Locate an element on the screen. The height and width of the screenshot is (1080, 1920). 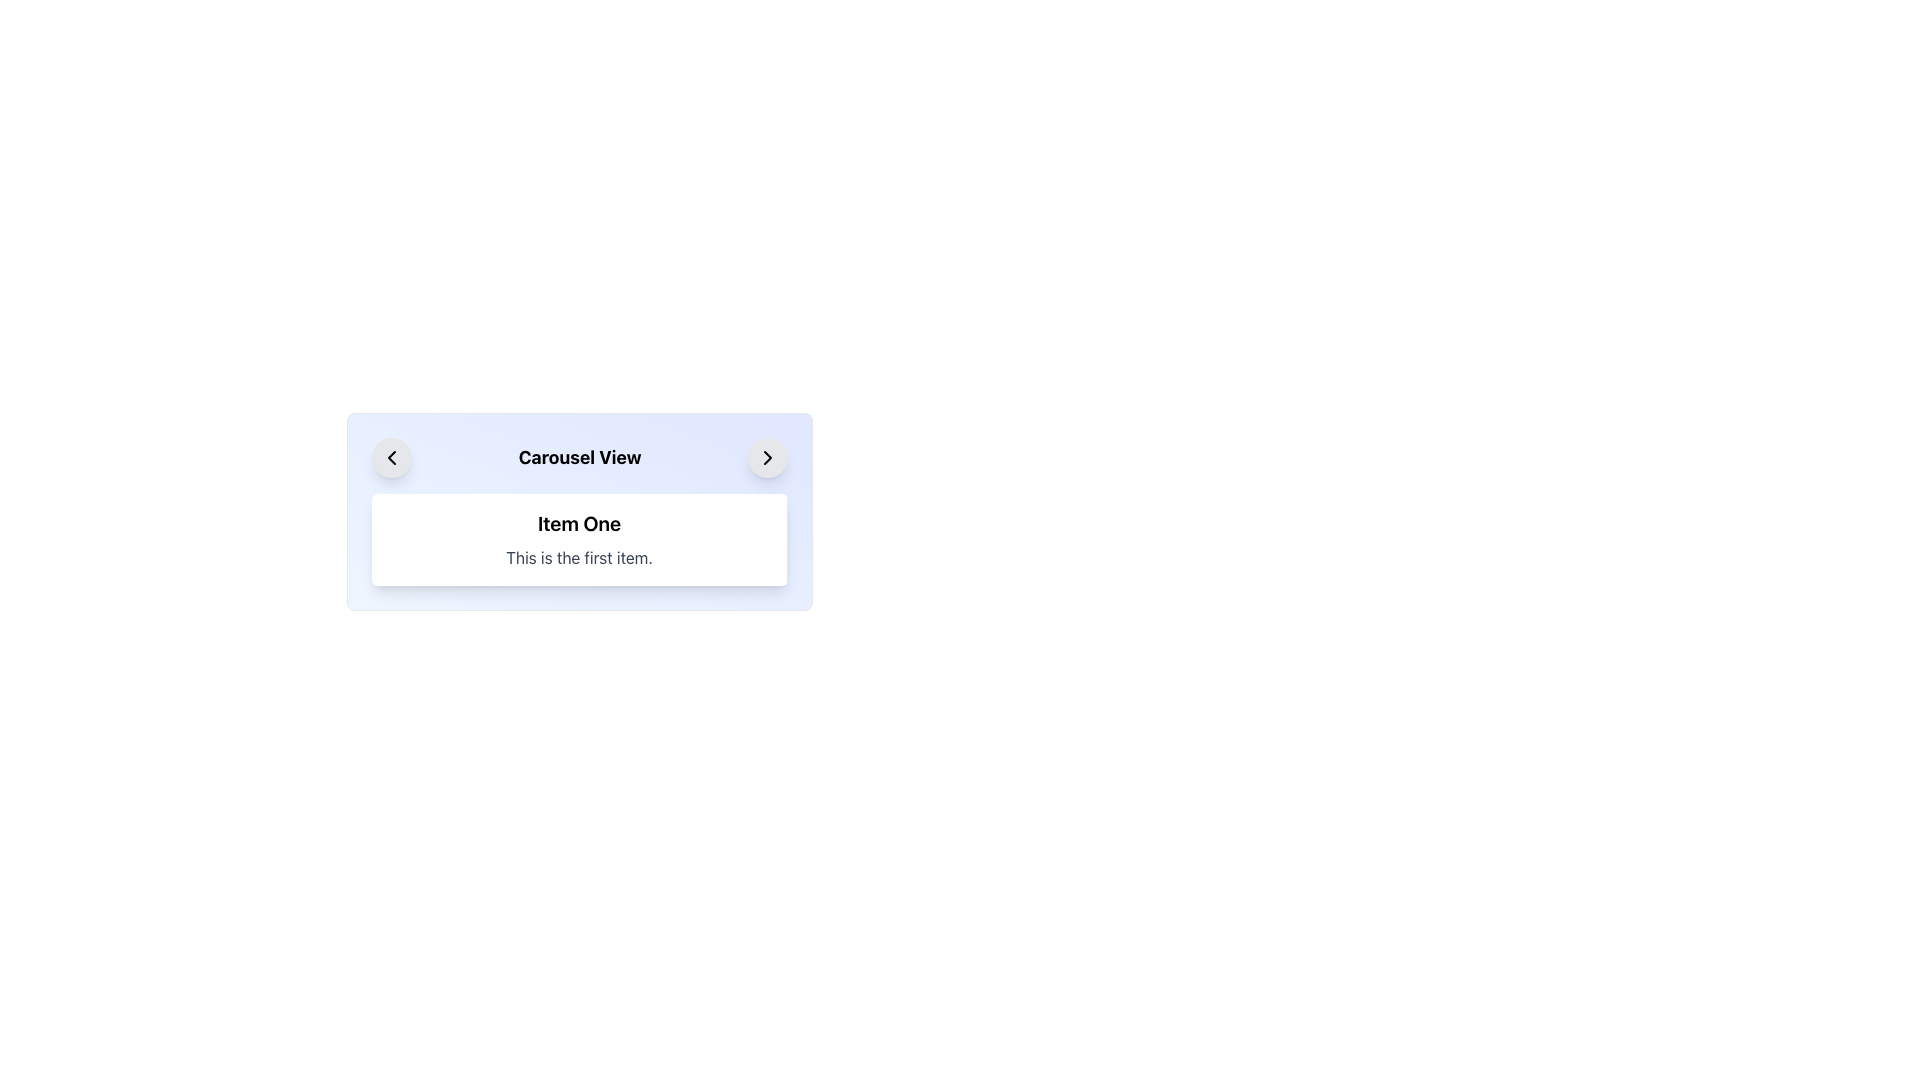
the first carousel item displaying 'Item One' in the carousel located below the title 'Carousel View' is located at coordinates (579, 540).